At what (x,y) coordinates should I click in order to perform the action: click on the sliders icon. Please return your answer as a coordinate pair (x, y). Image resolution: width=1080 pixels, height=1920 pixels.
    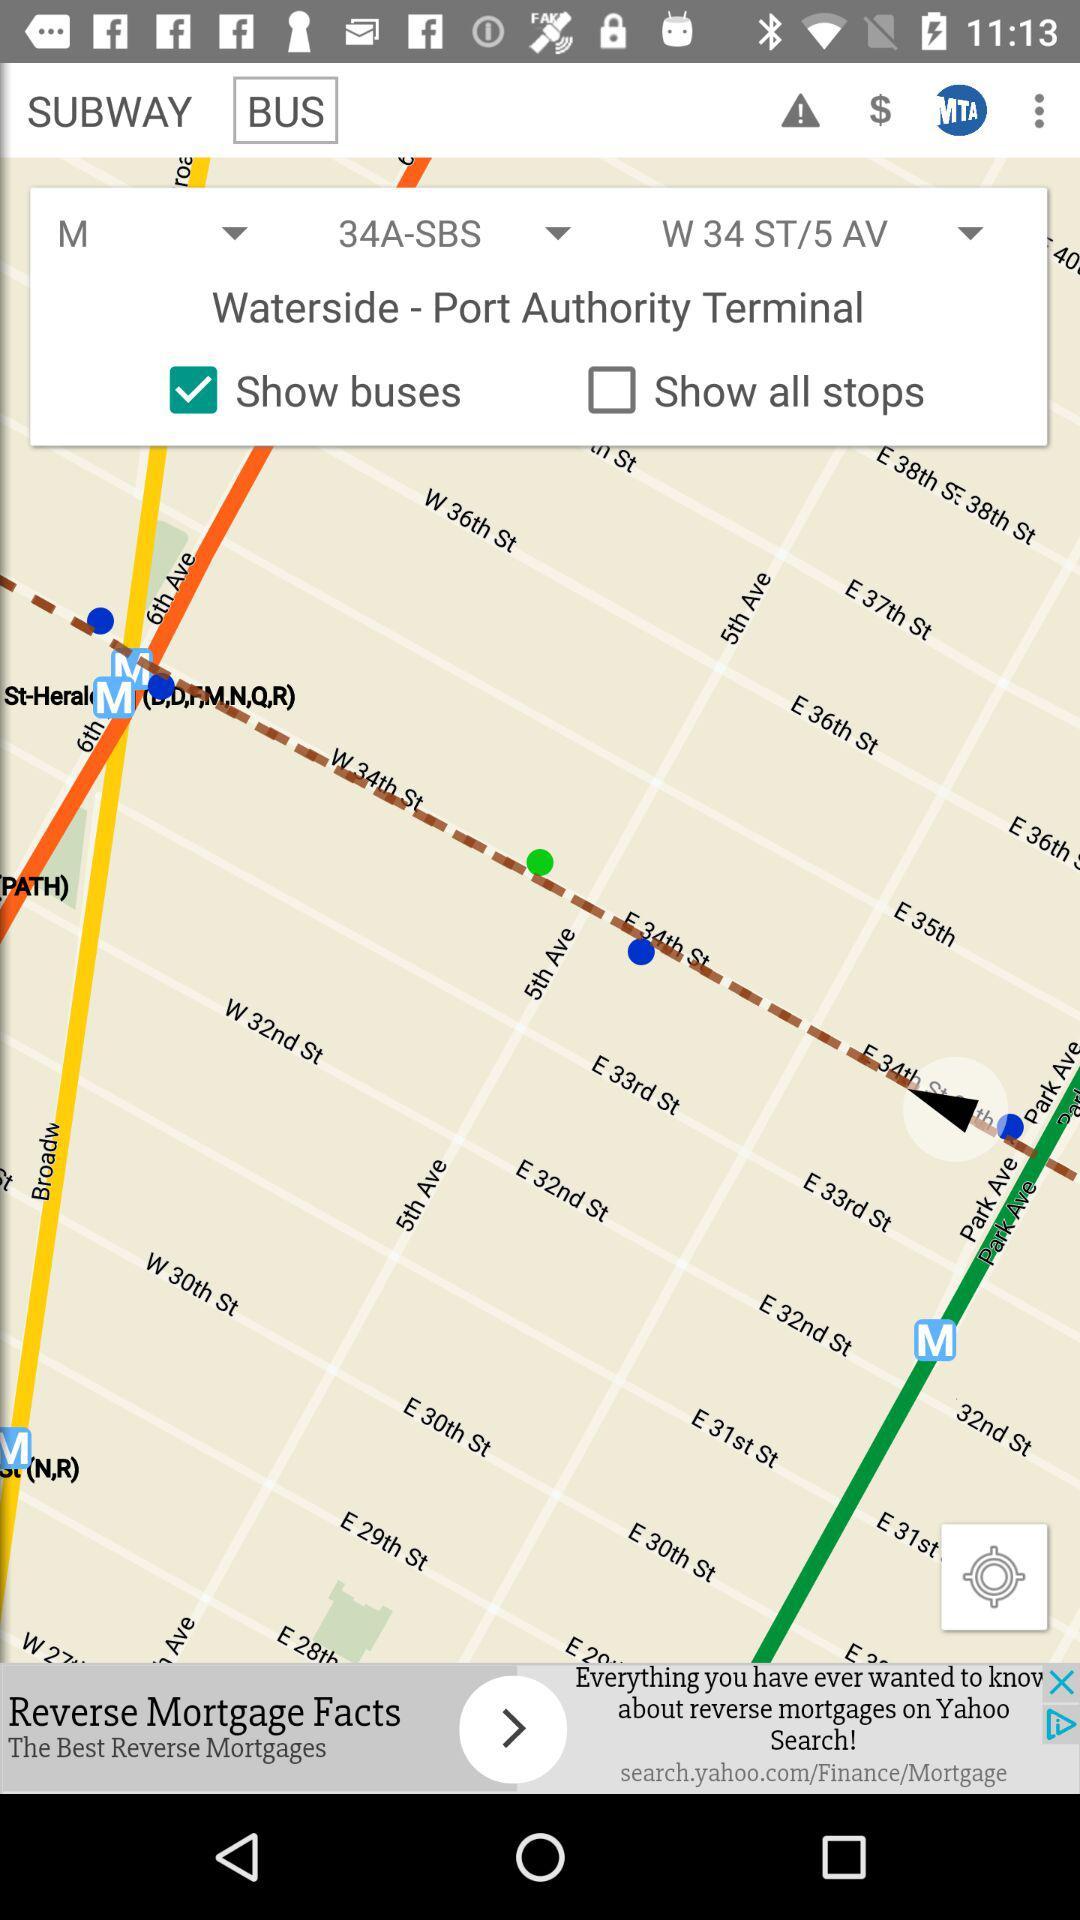
    Looking at the image, I should click on (959, 109).